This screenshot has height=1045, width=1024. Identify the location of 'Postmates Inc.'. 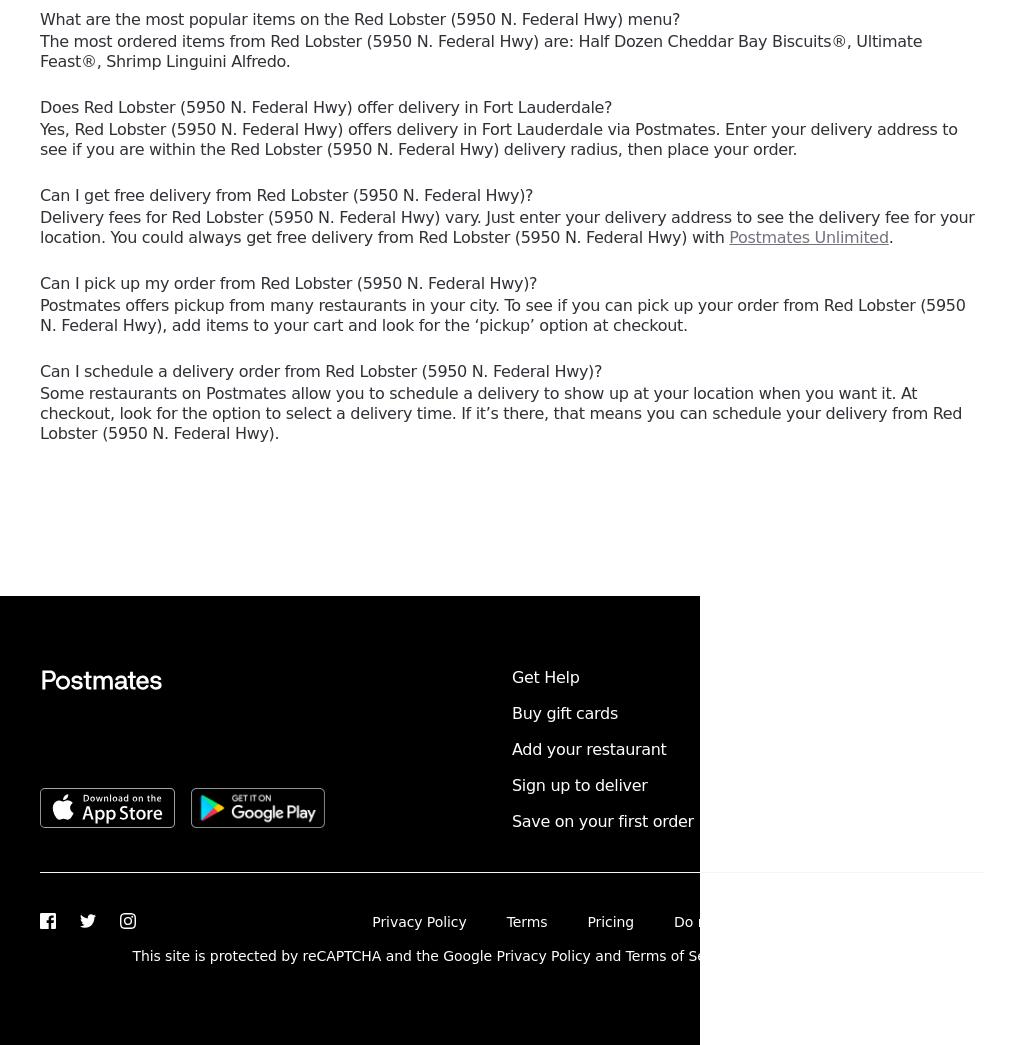
(930, 954).